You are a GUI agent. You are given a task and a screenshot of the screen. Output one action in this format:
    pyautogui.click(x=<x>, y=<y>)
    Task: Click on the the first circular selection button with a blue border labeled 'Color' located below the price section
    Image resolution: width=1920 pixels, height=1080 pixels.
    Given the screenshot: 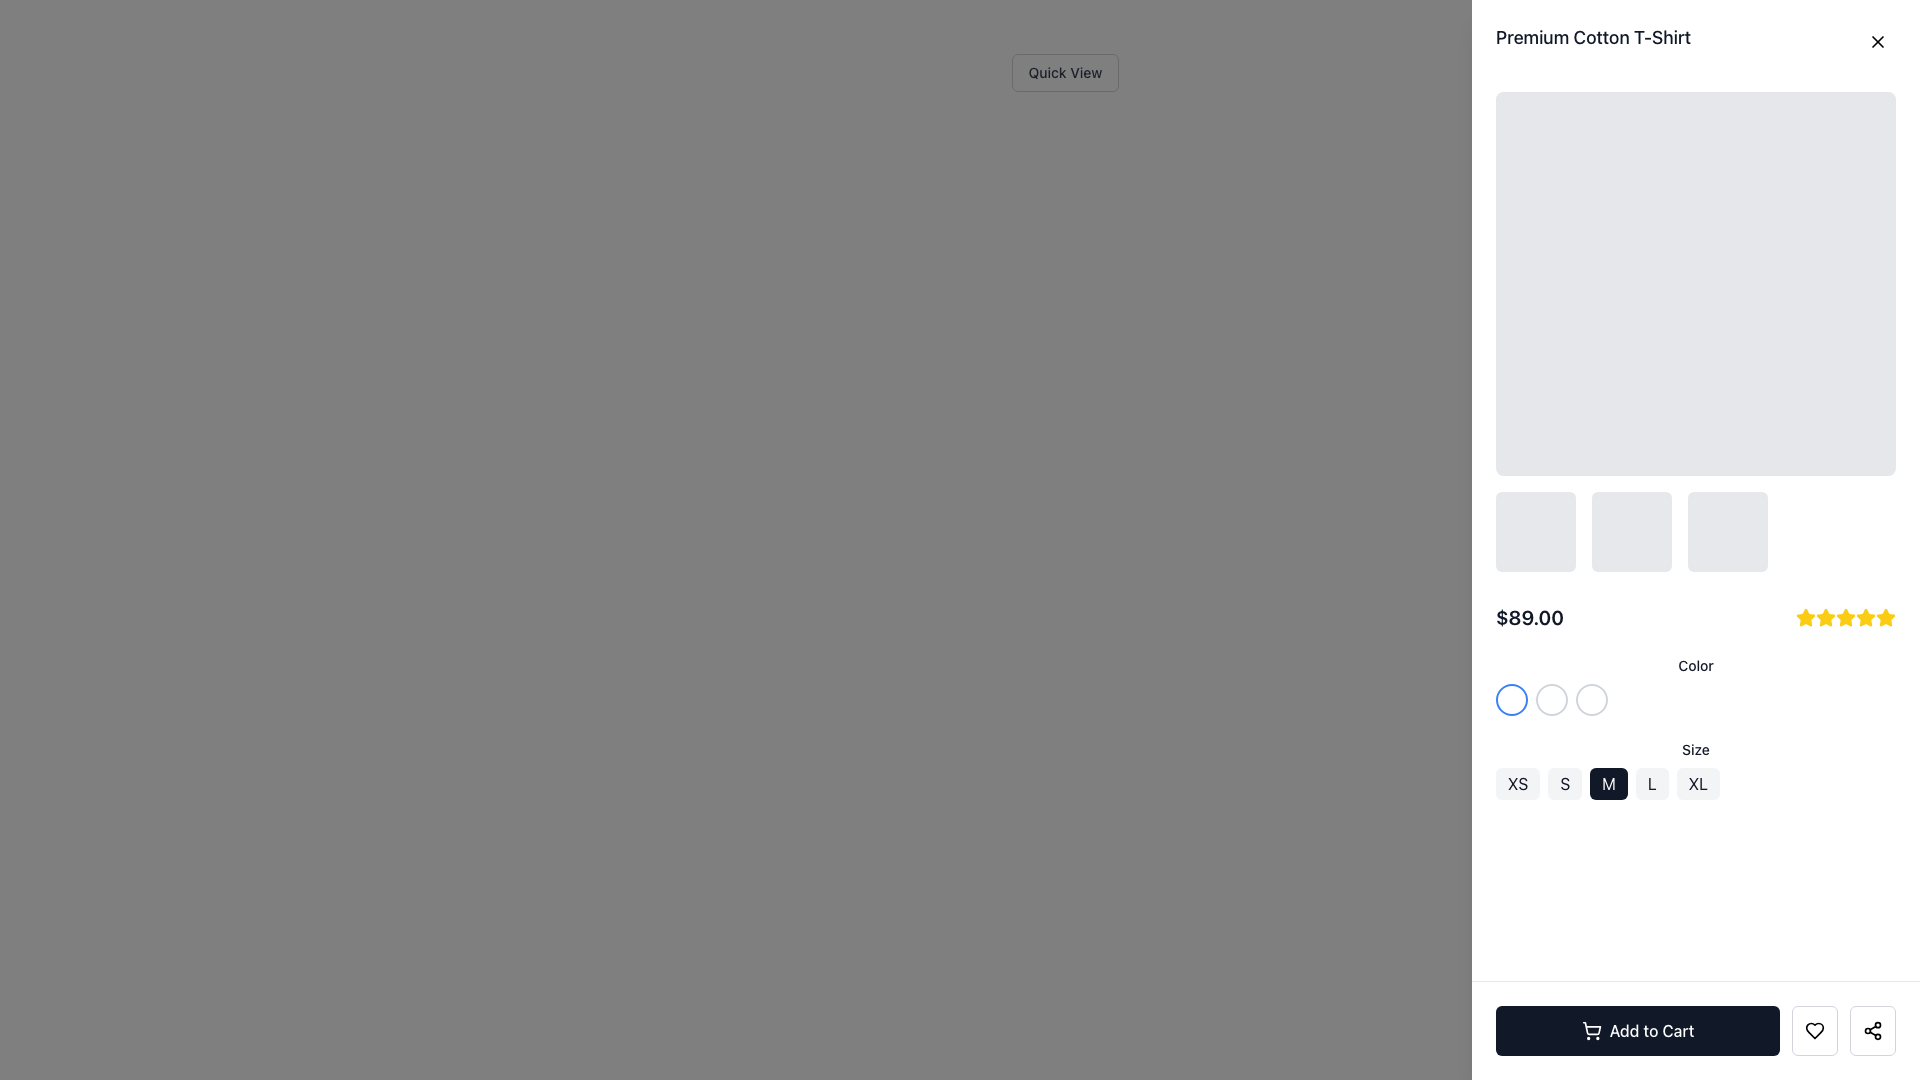 What is the action you would take?
    pyautogui.click(x=1512, y=698)
    